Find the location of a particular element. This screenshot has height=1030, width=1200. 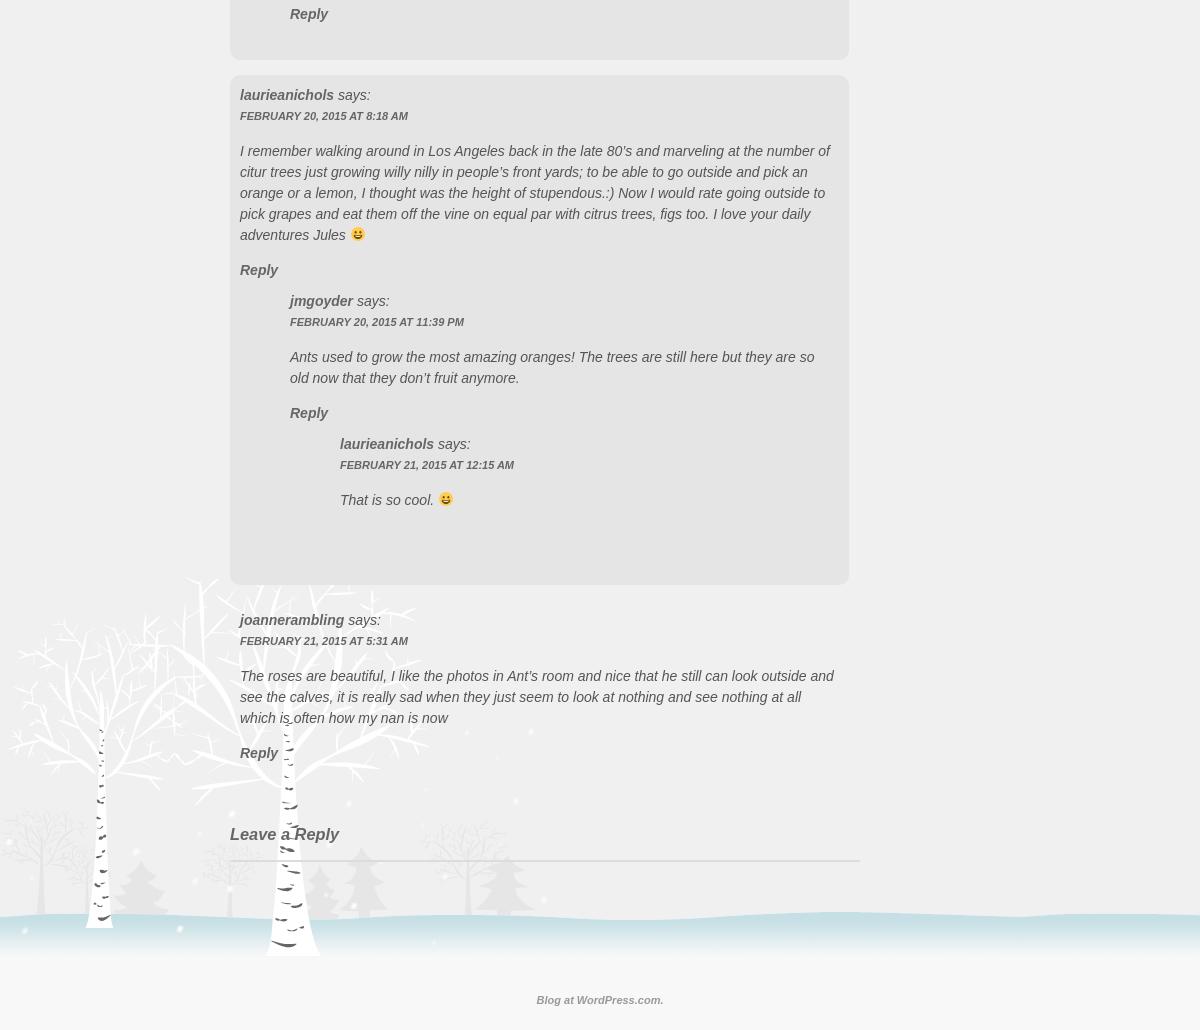

'Ants used to grow the most amazing oranges! The trees are still here but they are so old now that they don’t fruit anymore.' is located at coordinates (551, 366).